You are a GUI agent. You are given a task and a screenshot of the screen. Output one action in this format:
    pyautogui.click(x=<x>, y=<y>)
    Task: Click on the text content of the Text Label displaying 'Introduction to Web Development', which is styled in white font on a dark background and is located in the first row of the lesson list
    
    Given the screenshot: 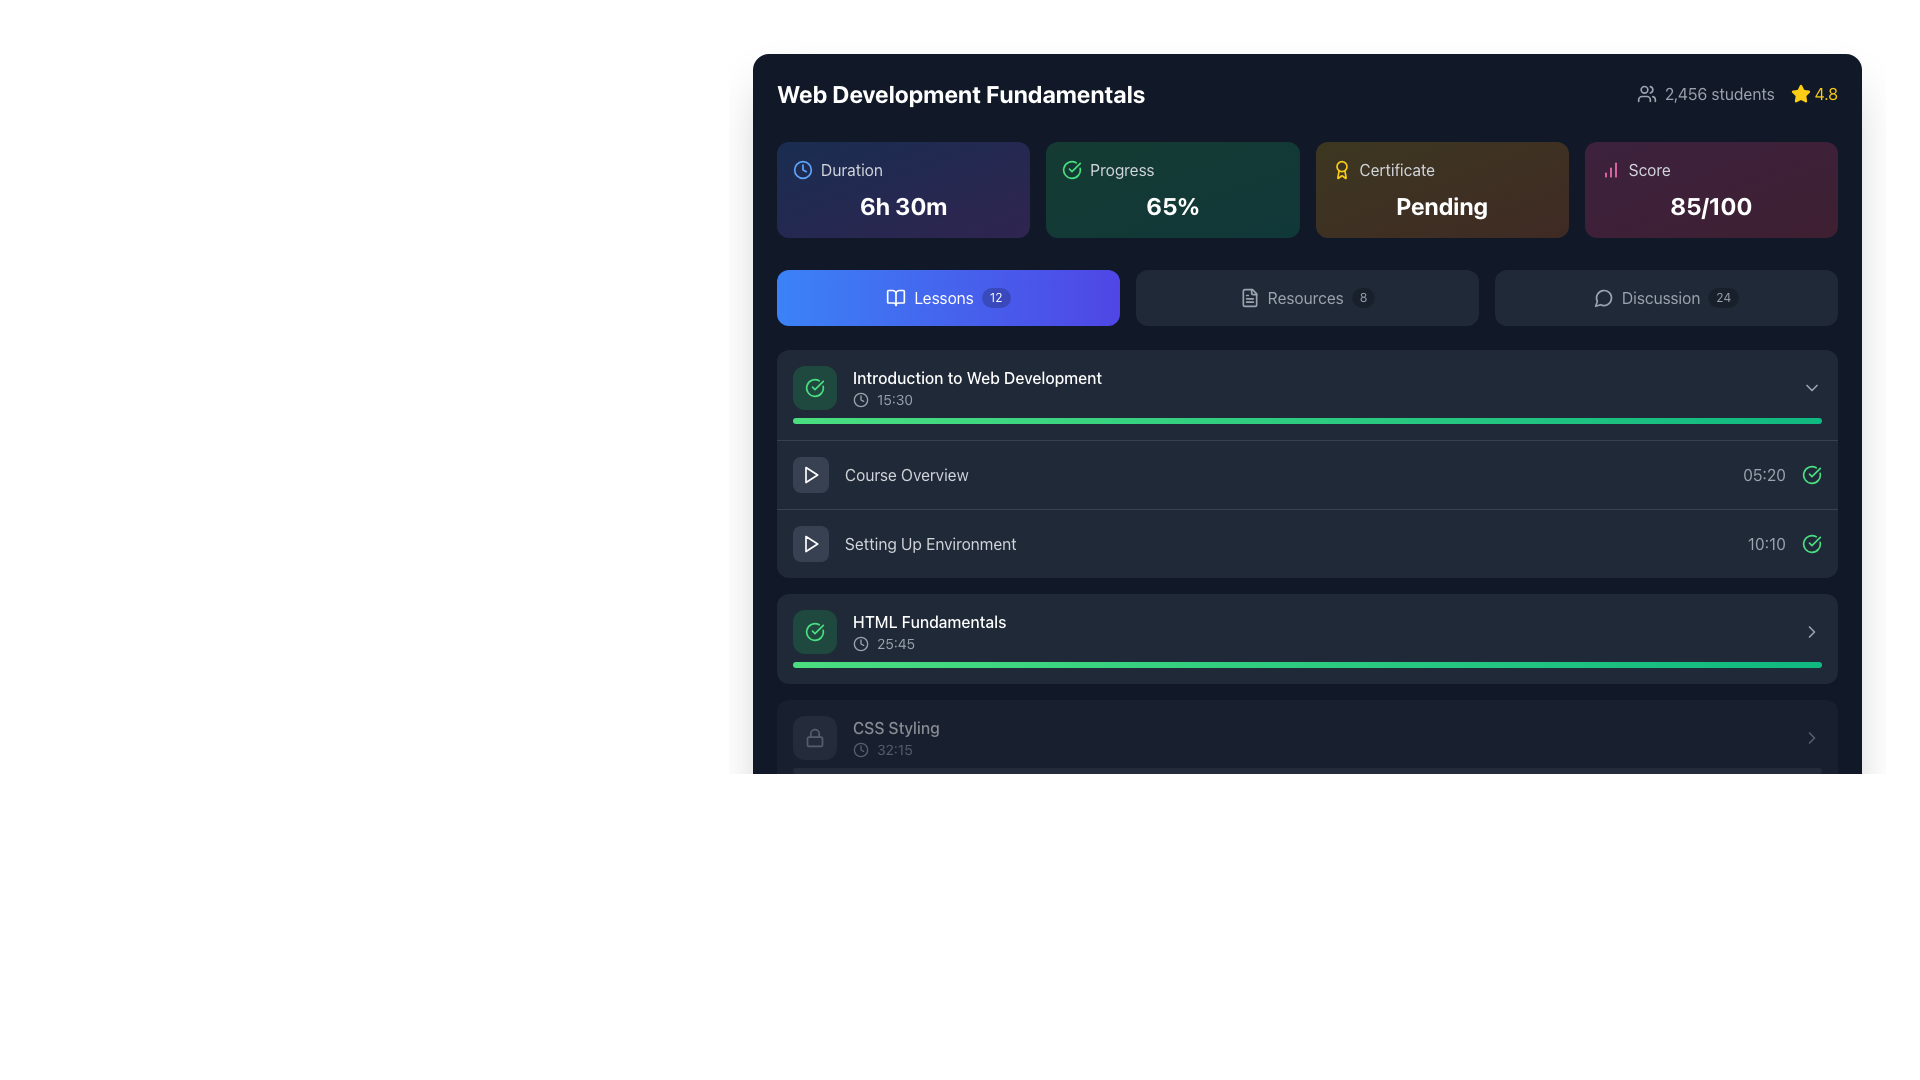 What is the action you would take?
    pyautogui.click(x=977, y=378)
    